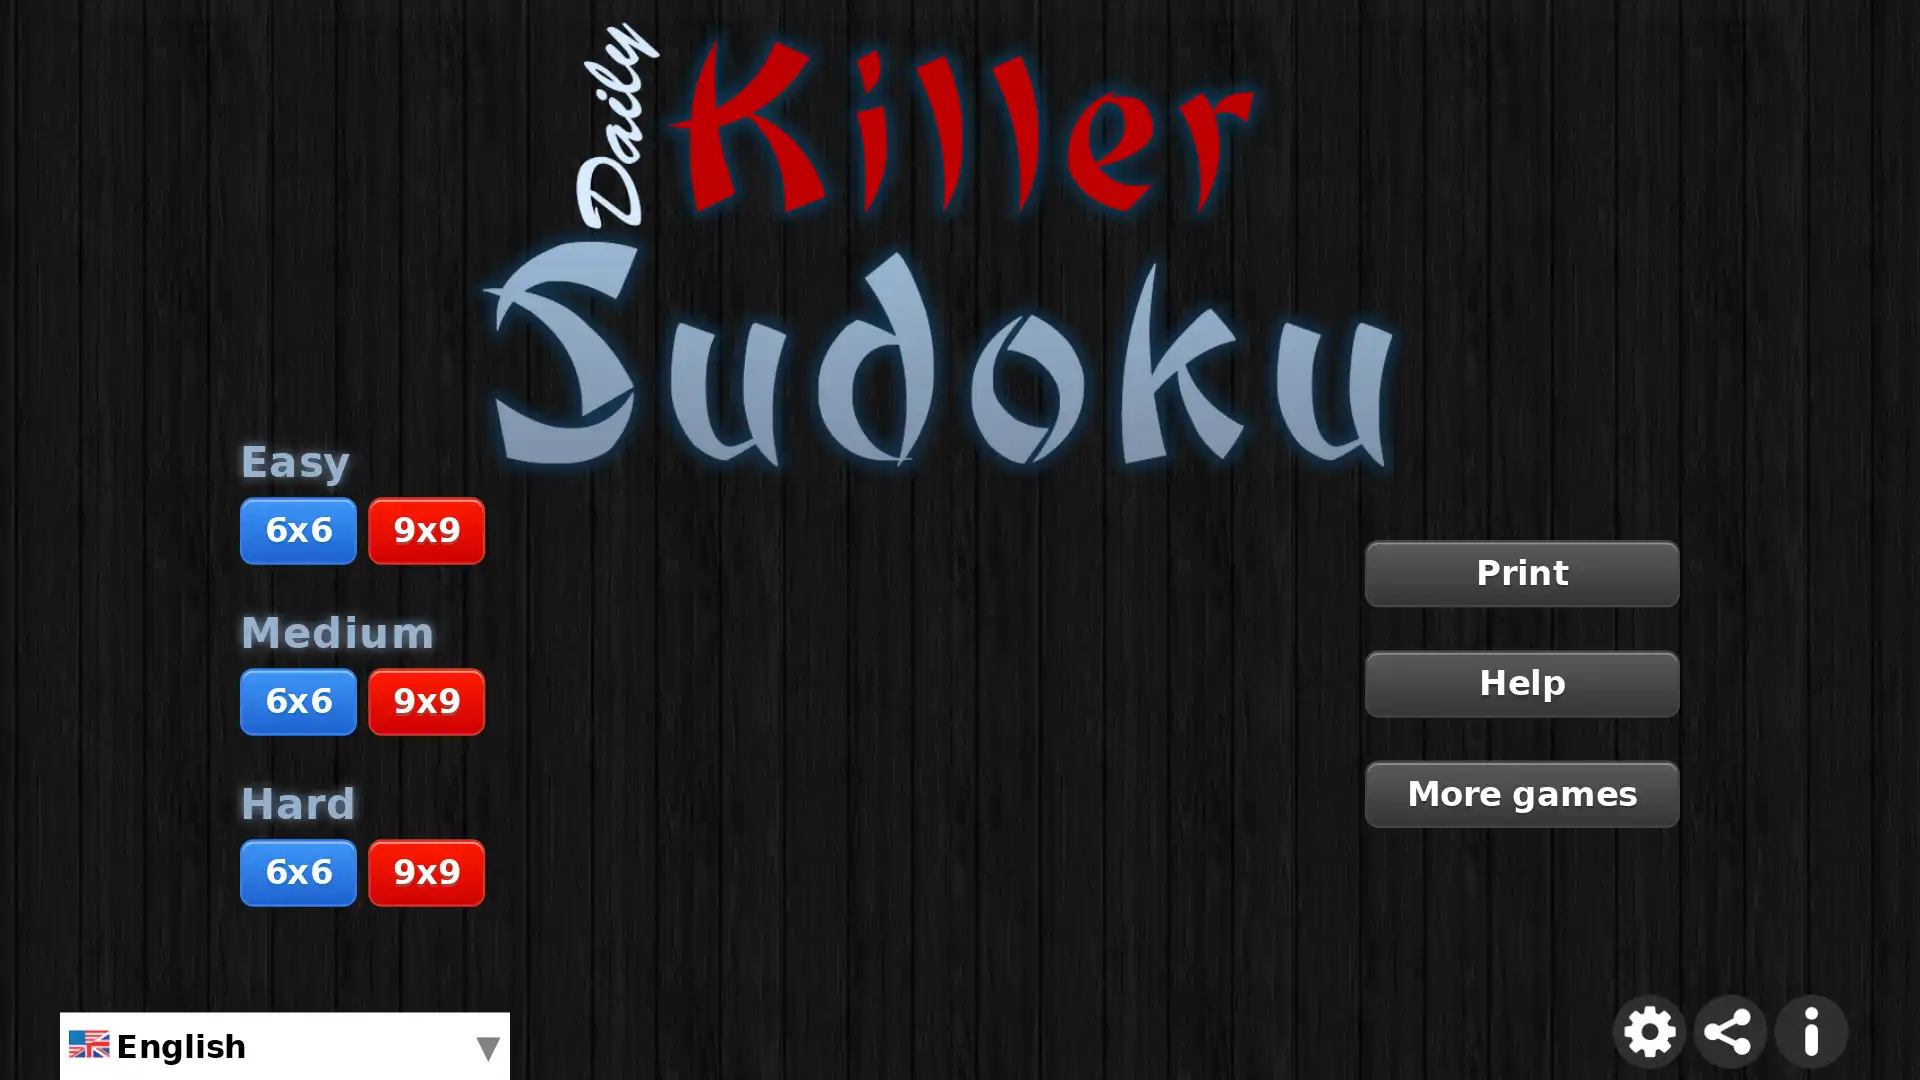 The width and height of the screenshot is (1920, 1080). What do you see at coordinates (425, 700) in the screenshot?
I see `9x9` at bounding box center [425, 700].